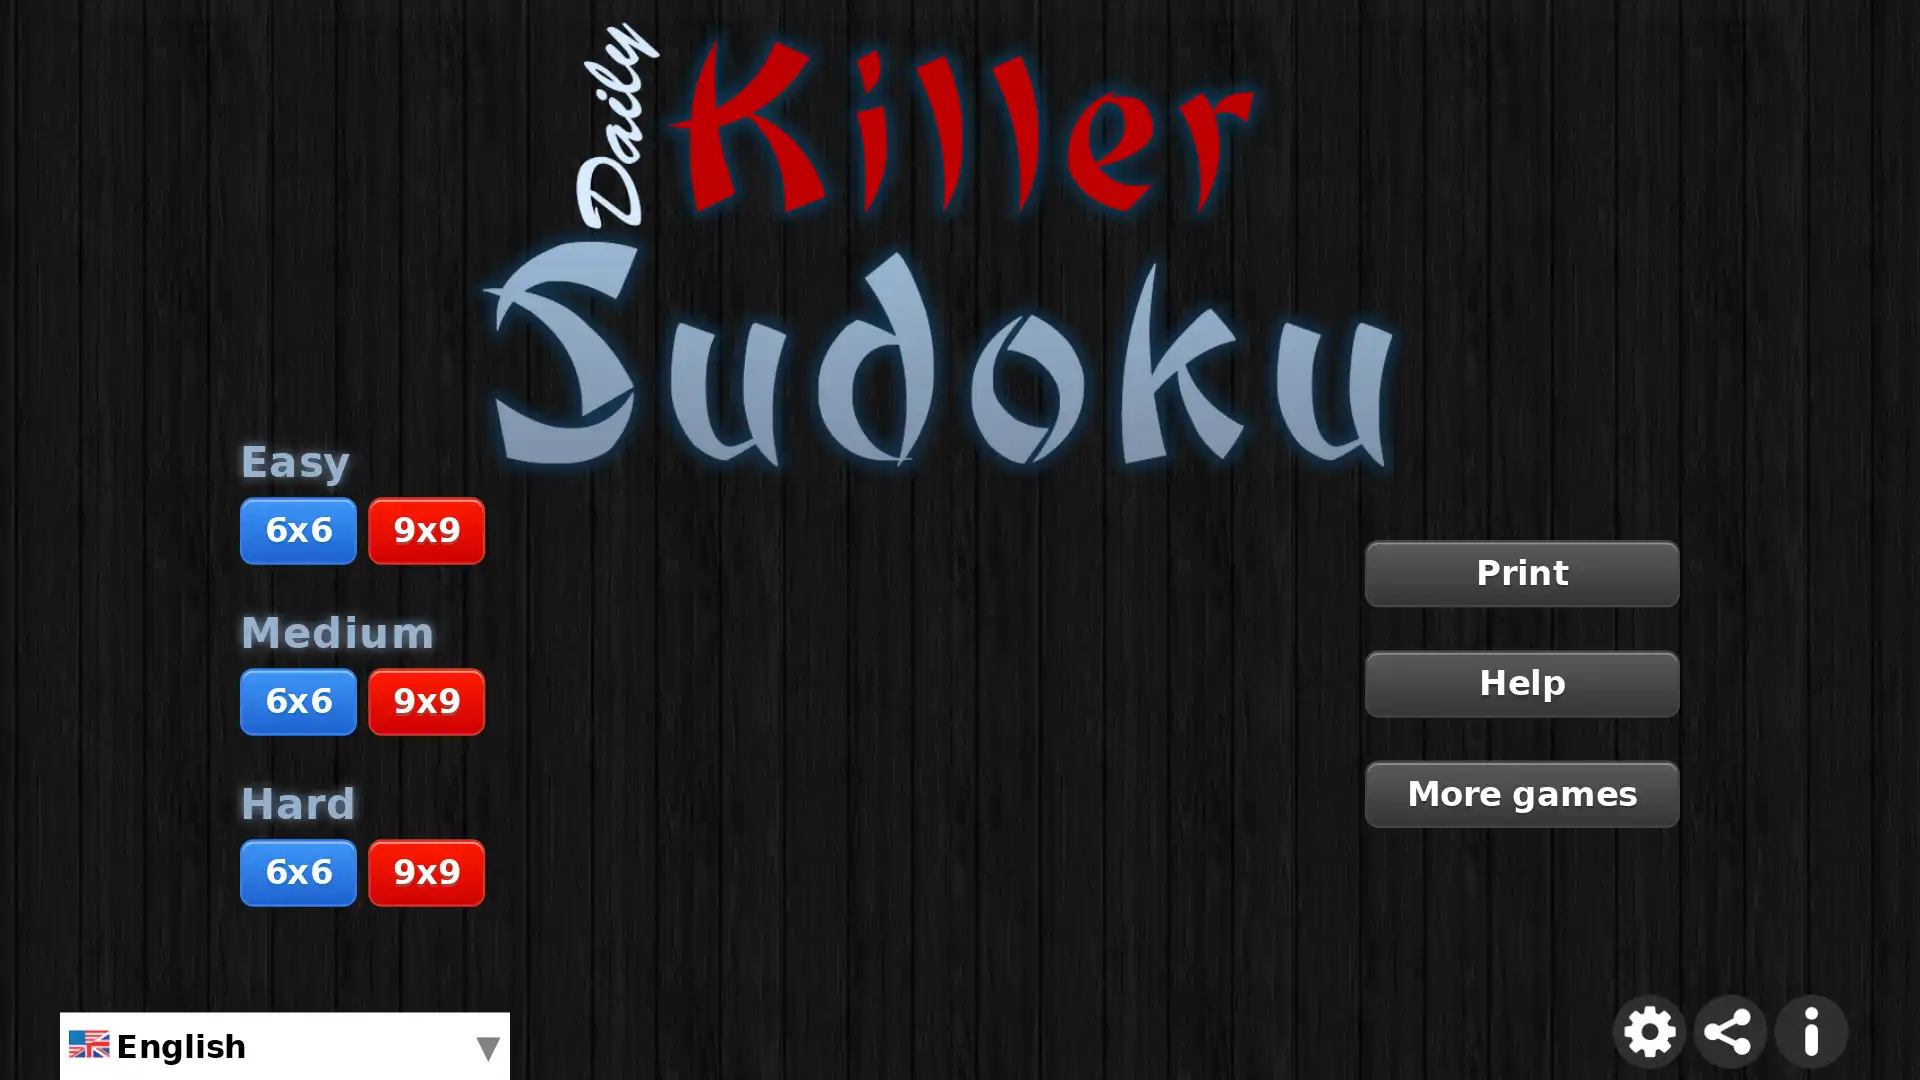 The width and height of the screenshot is (1920, 1080). What do you see at coordinates (425, 700) in the screenshot?
I see `9x9` at bounding box center [425, 700].